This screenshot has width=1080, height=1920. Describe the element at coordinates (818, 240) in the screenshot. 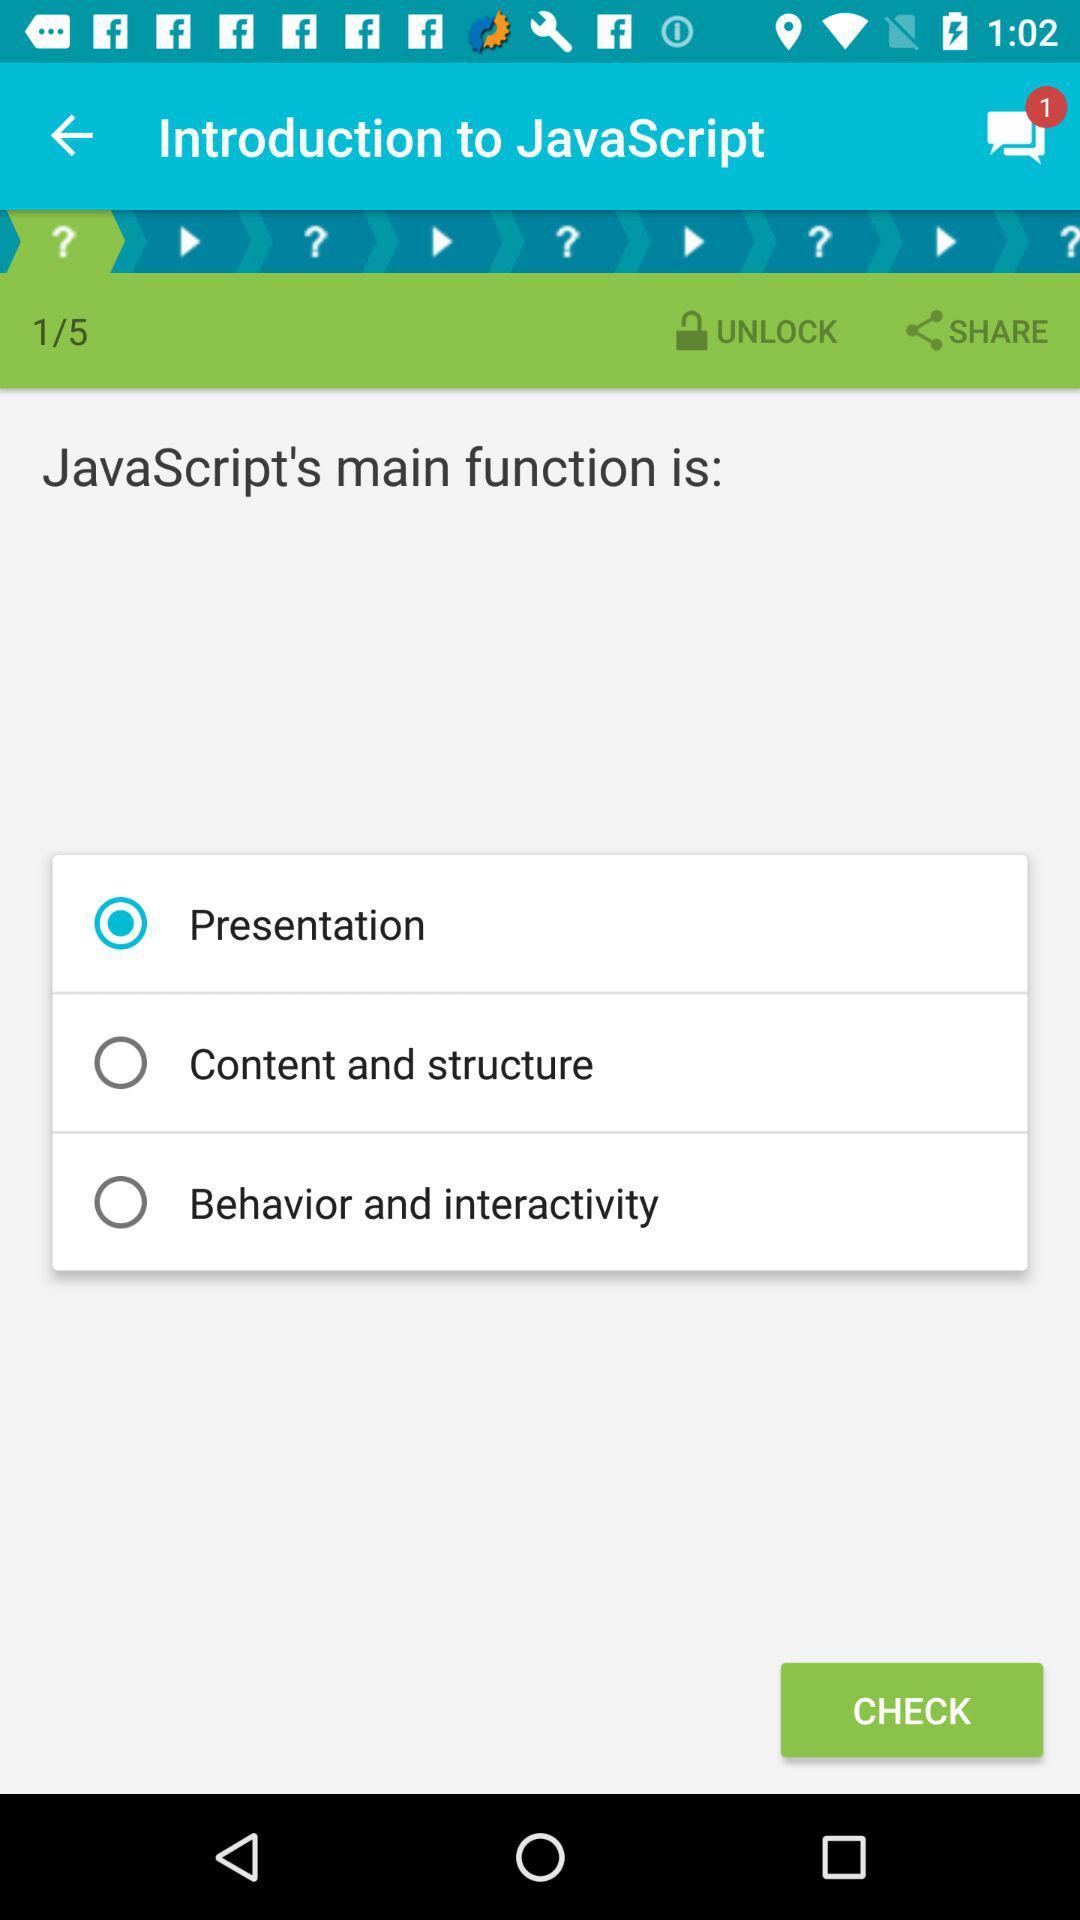

I see `see more information` at that location.